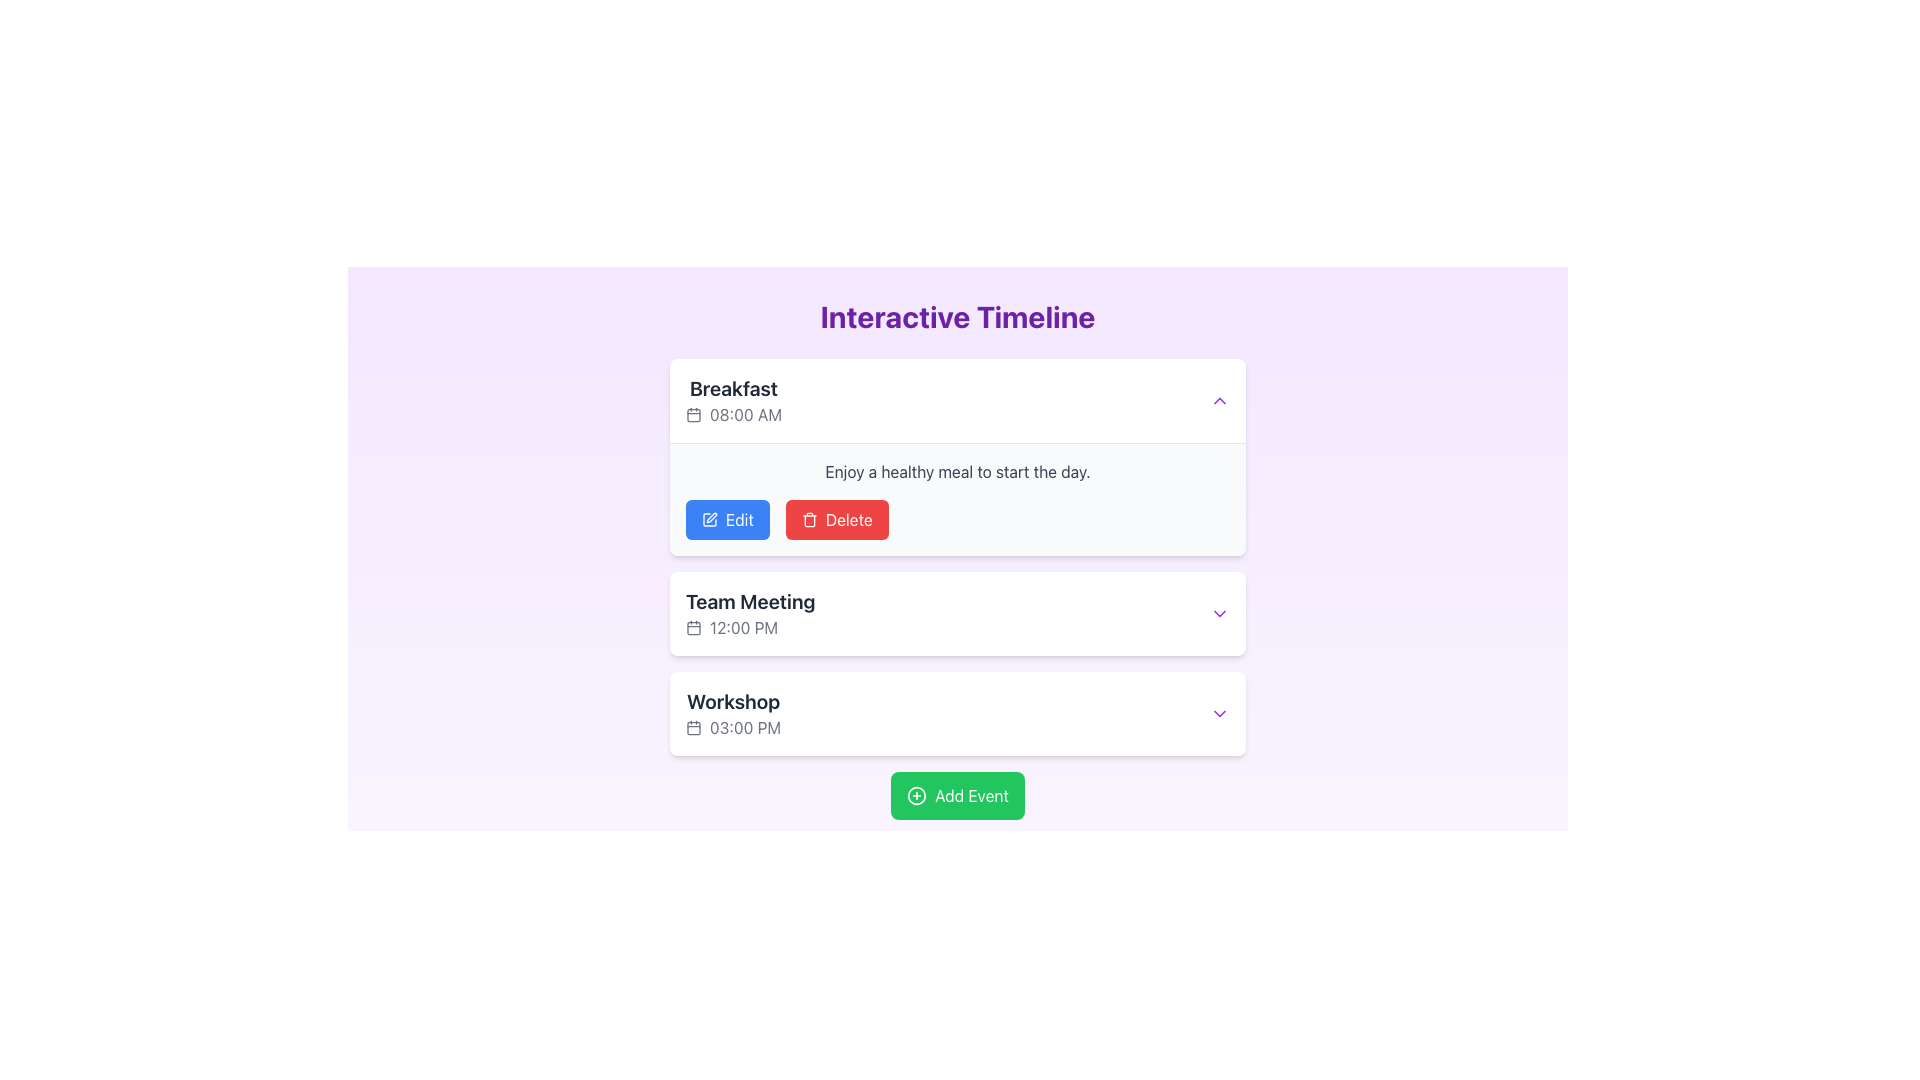  I want to click on the text label in the third event block of the timeline interface, located above the time indicator (03:00 PM) and next to the calendar icon, so click(732, 701).